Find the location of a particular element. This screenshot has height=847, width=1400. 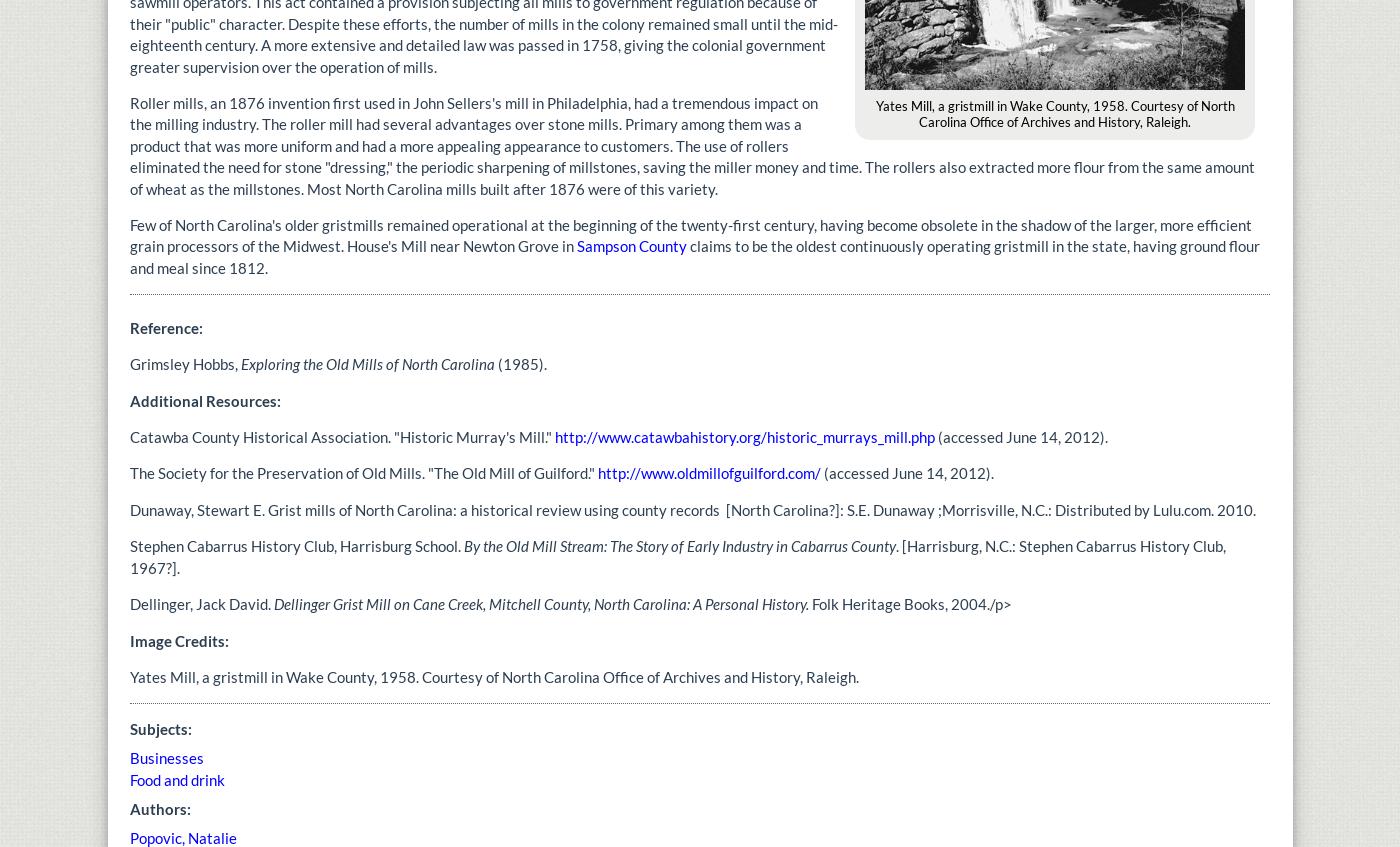

'Food and drink' is located at coordinates (176, 777).